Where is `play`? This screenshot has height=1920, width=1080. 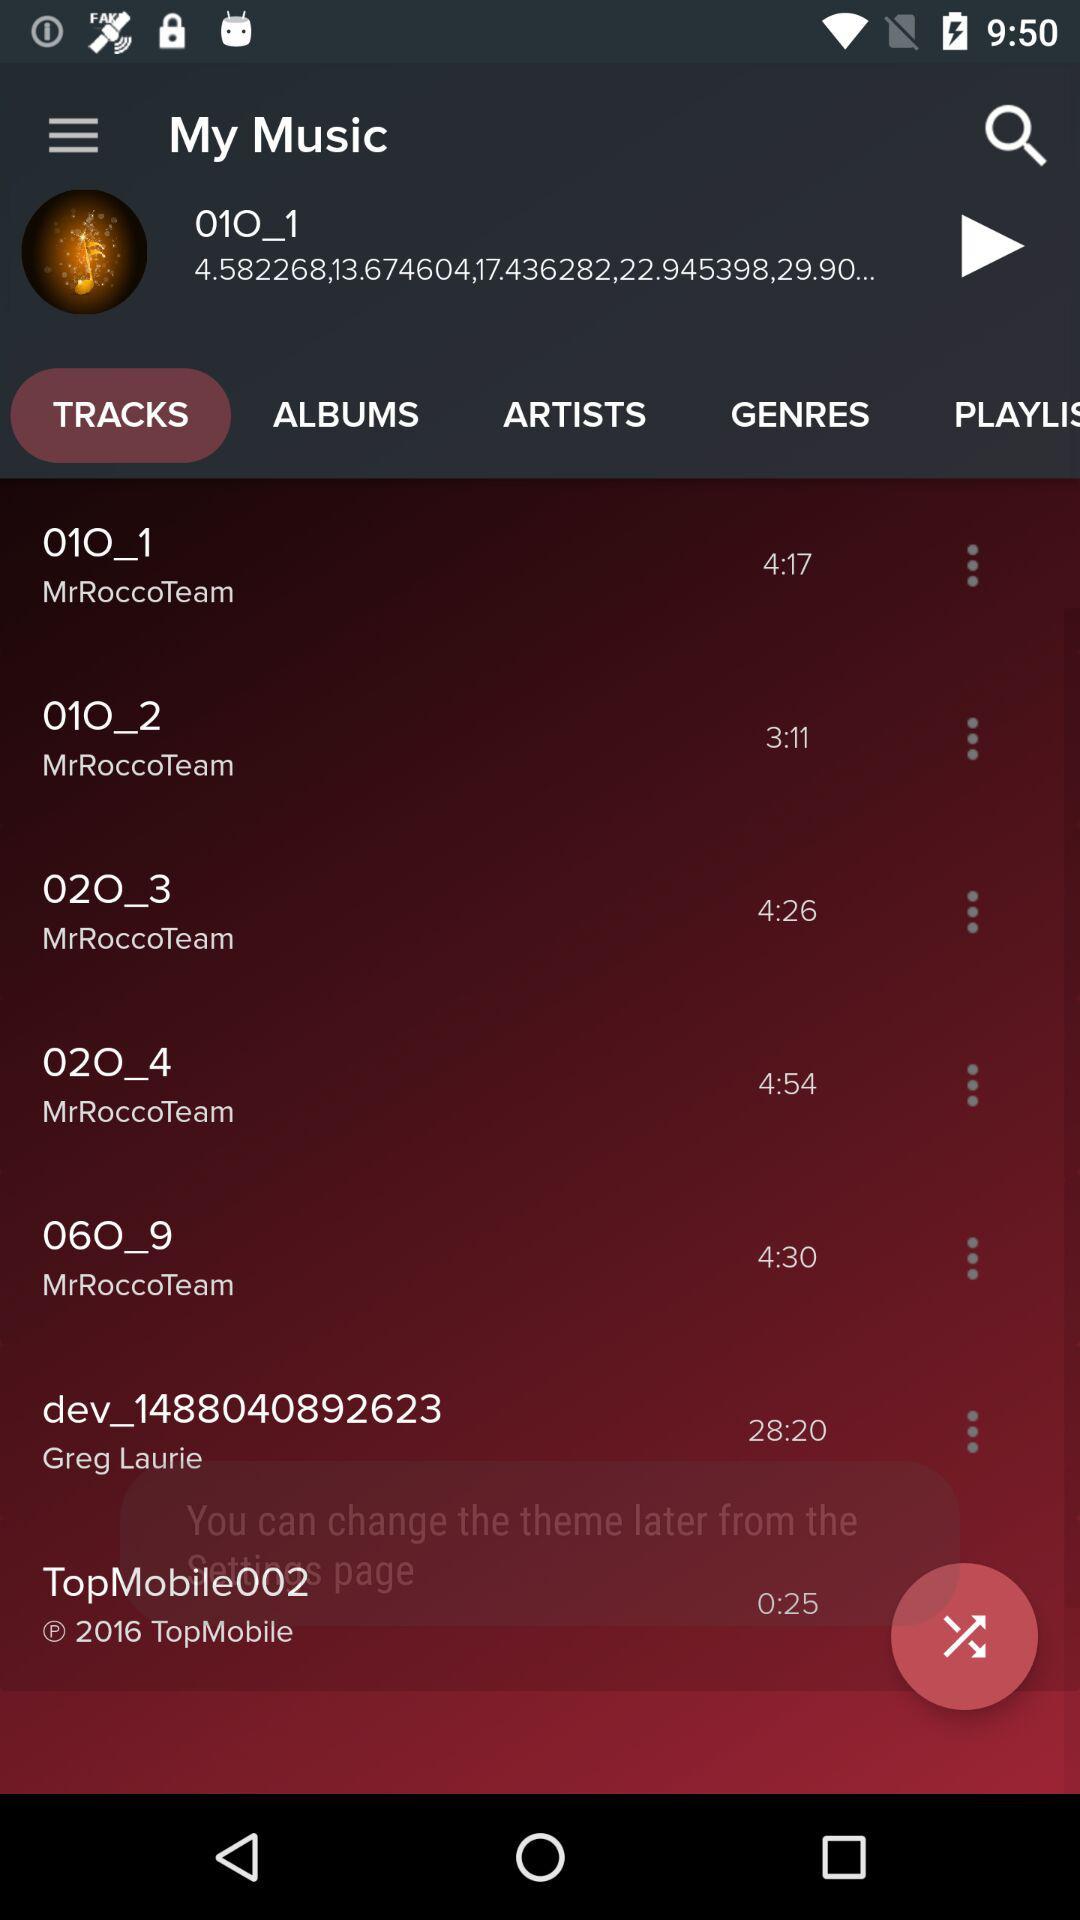
play is located at coordinates (984, 253).